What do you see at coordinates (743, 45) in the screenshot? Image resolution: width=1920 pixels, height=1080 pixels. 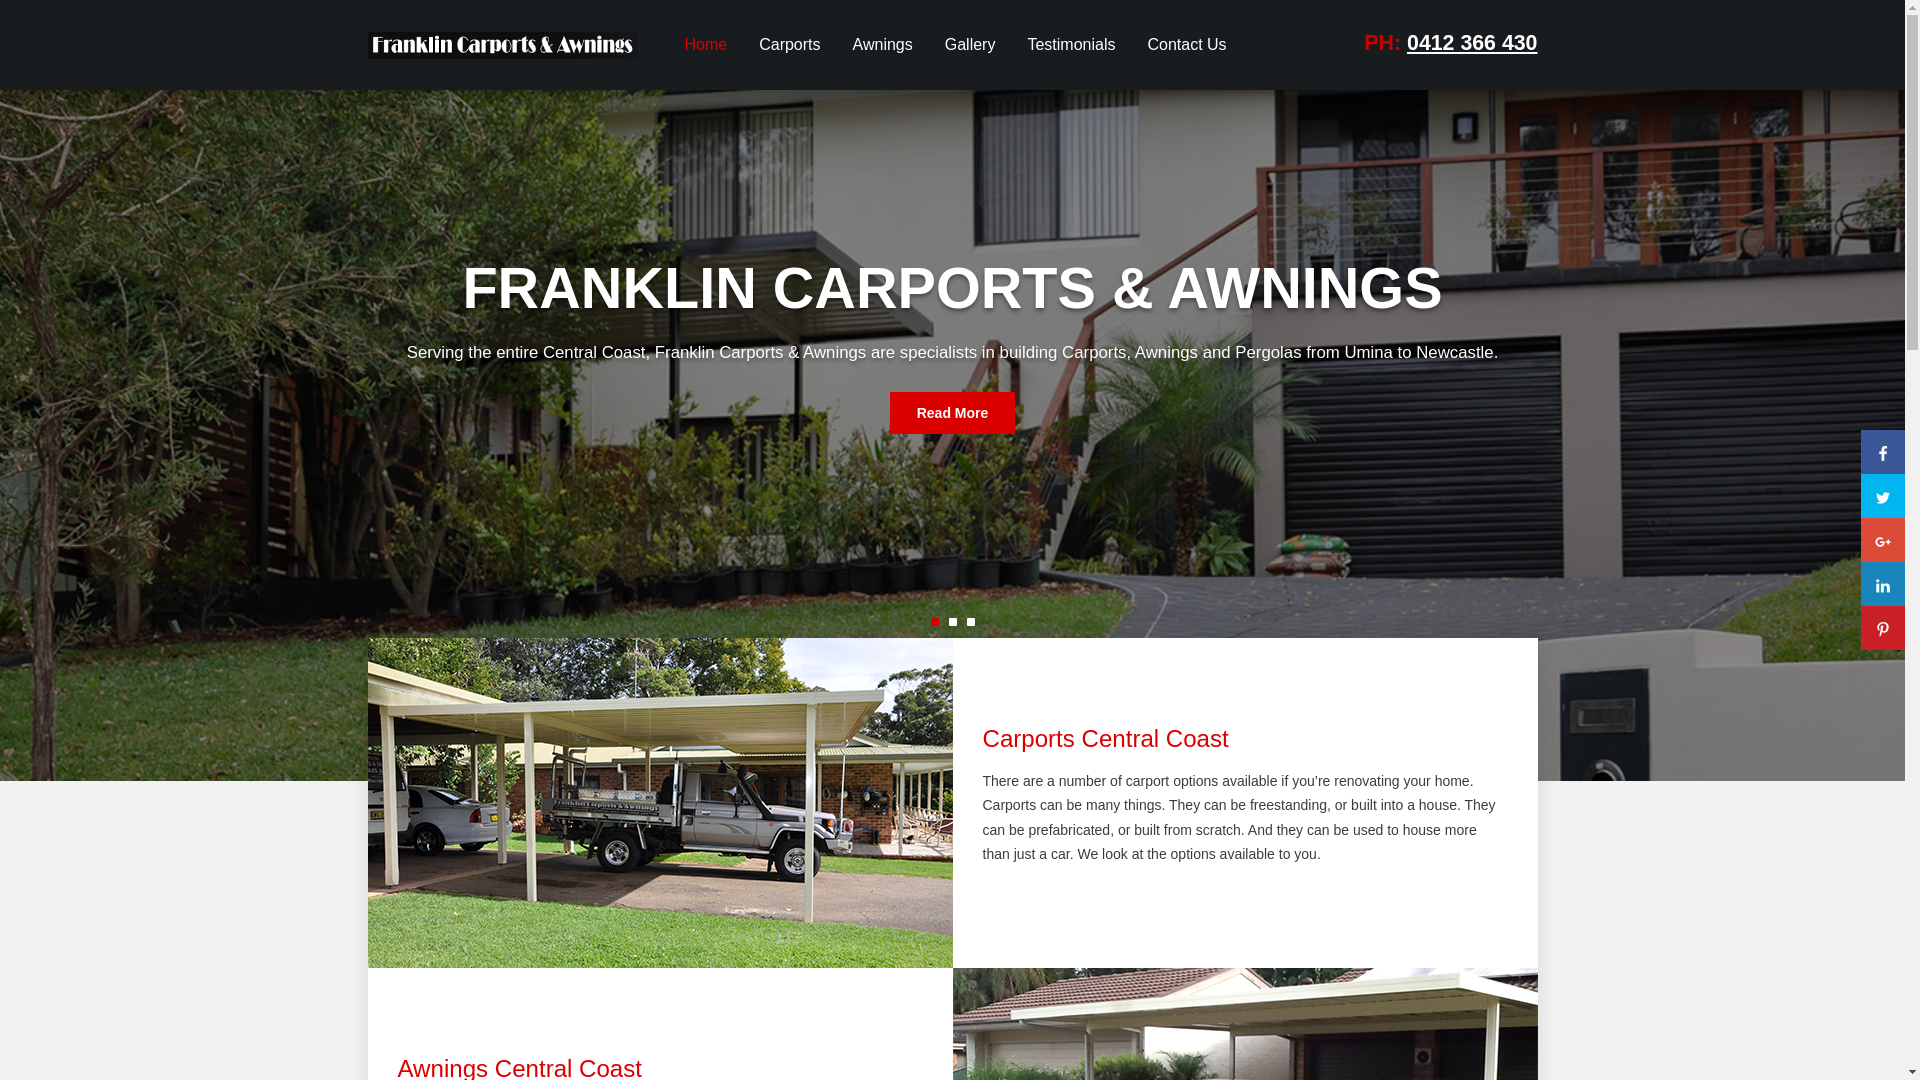 I see `'Carports'` at bounding box center [743, 45].